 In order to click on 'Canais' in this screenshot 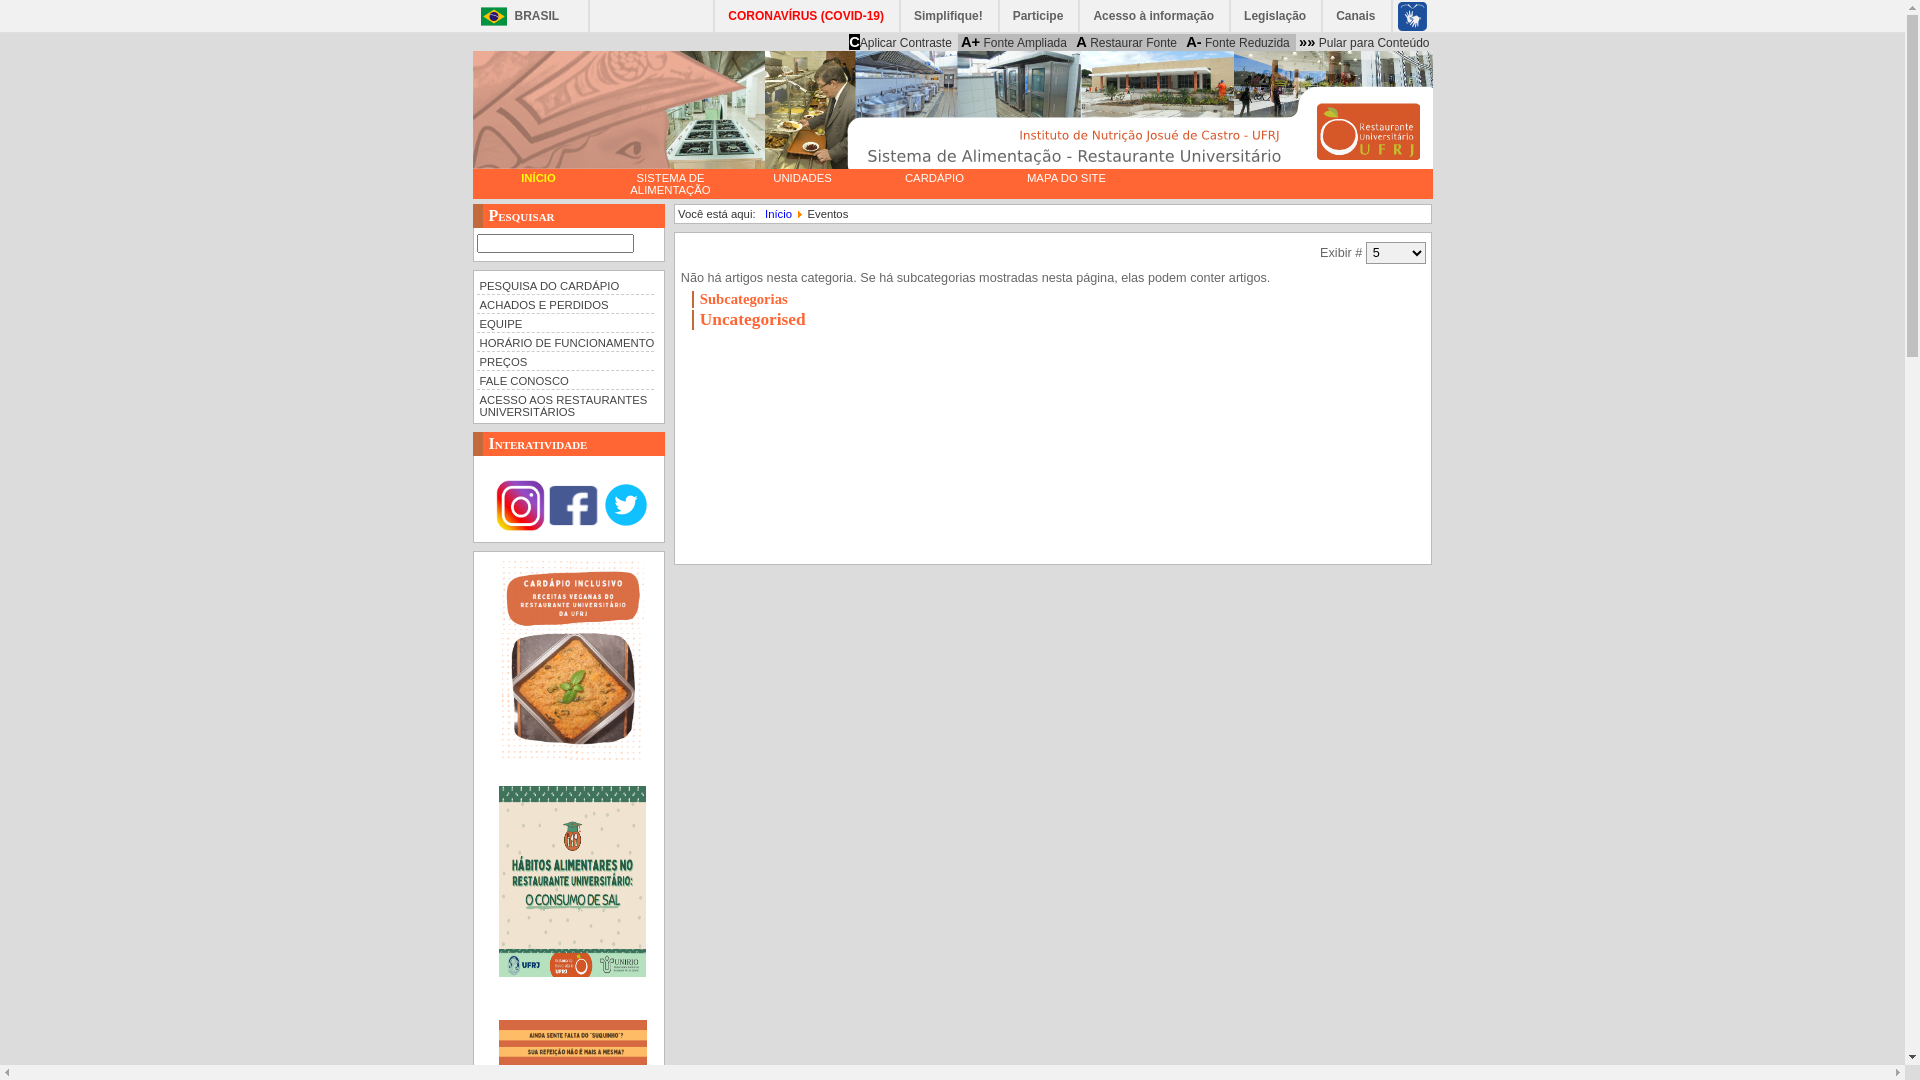, I will do `click(1356, 15)`.